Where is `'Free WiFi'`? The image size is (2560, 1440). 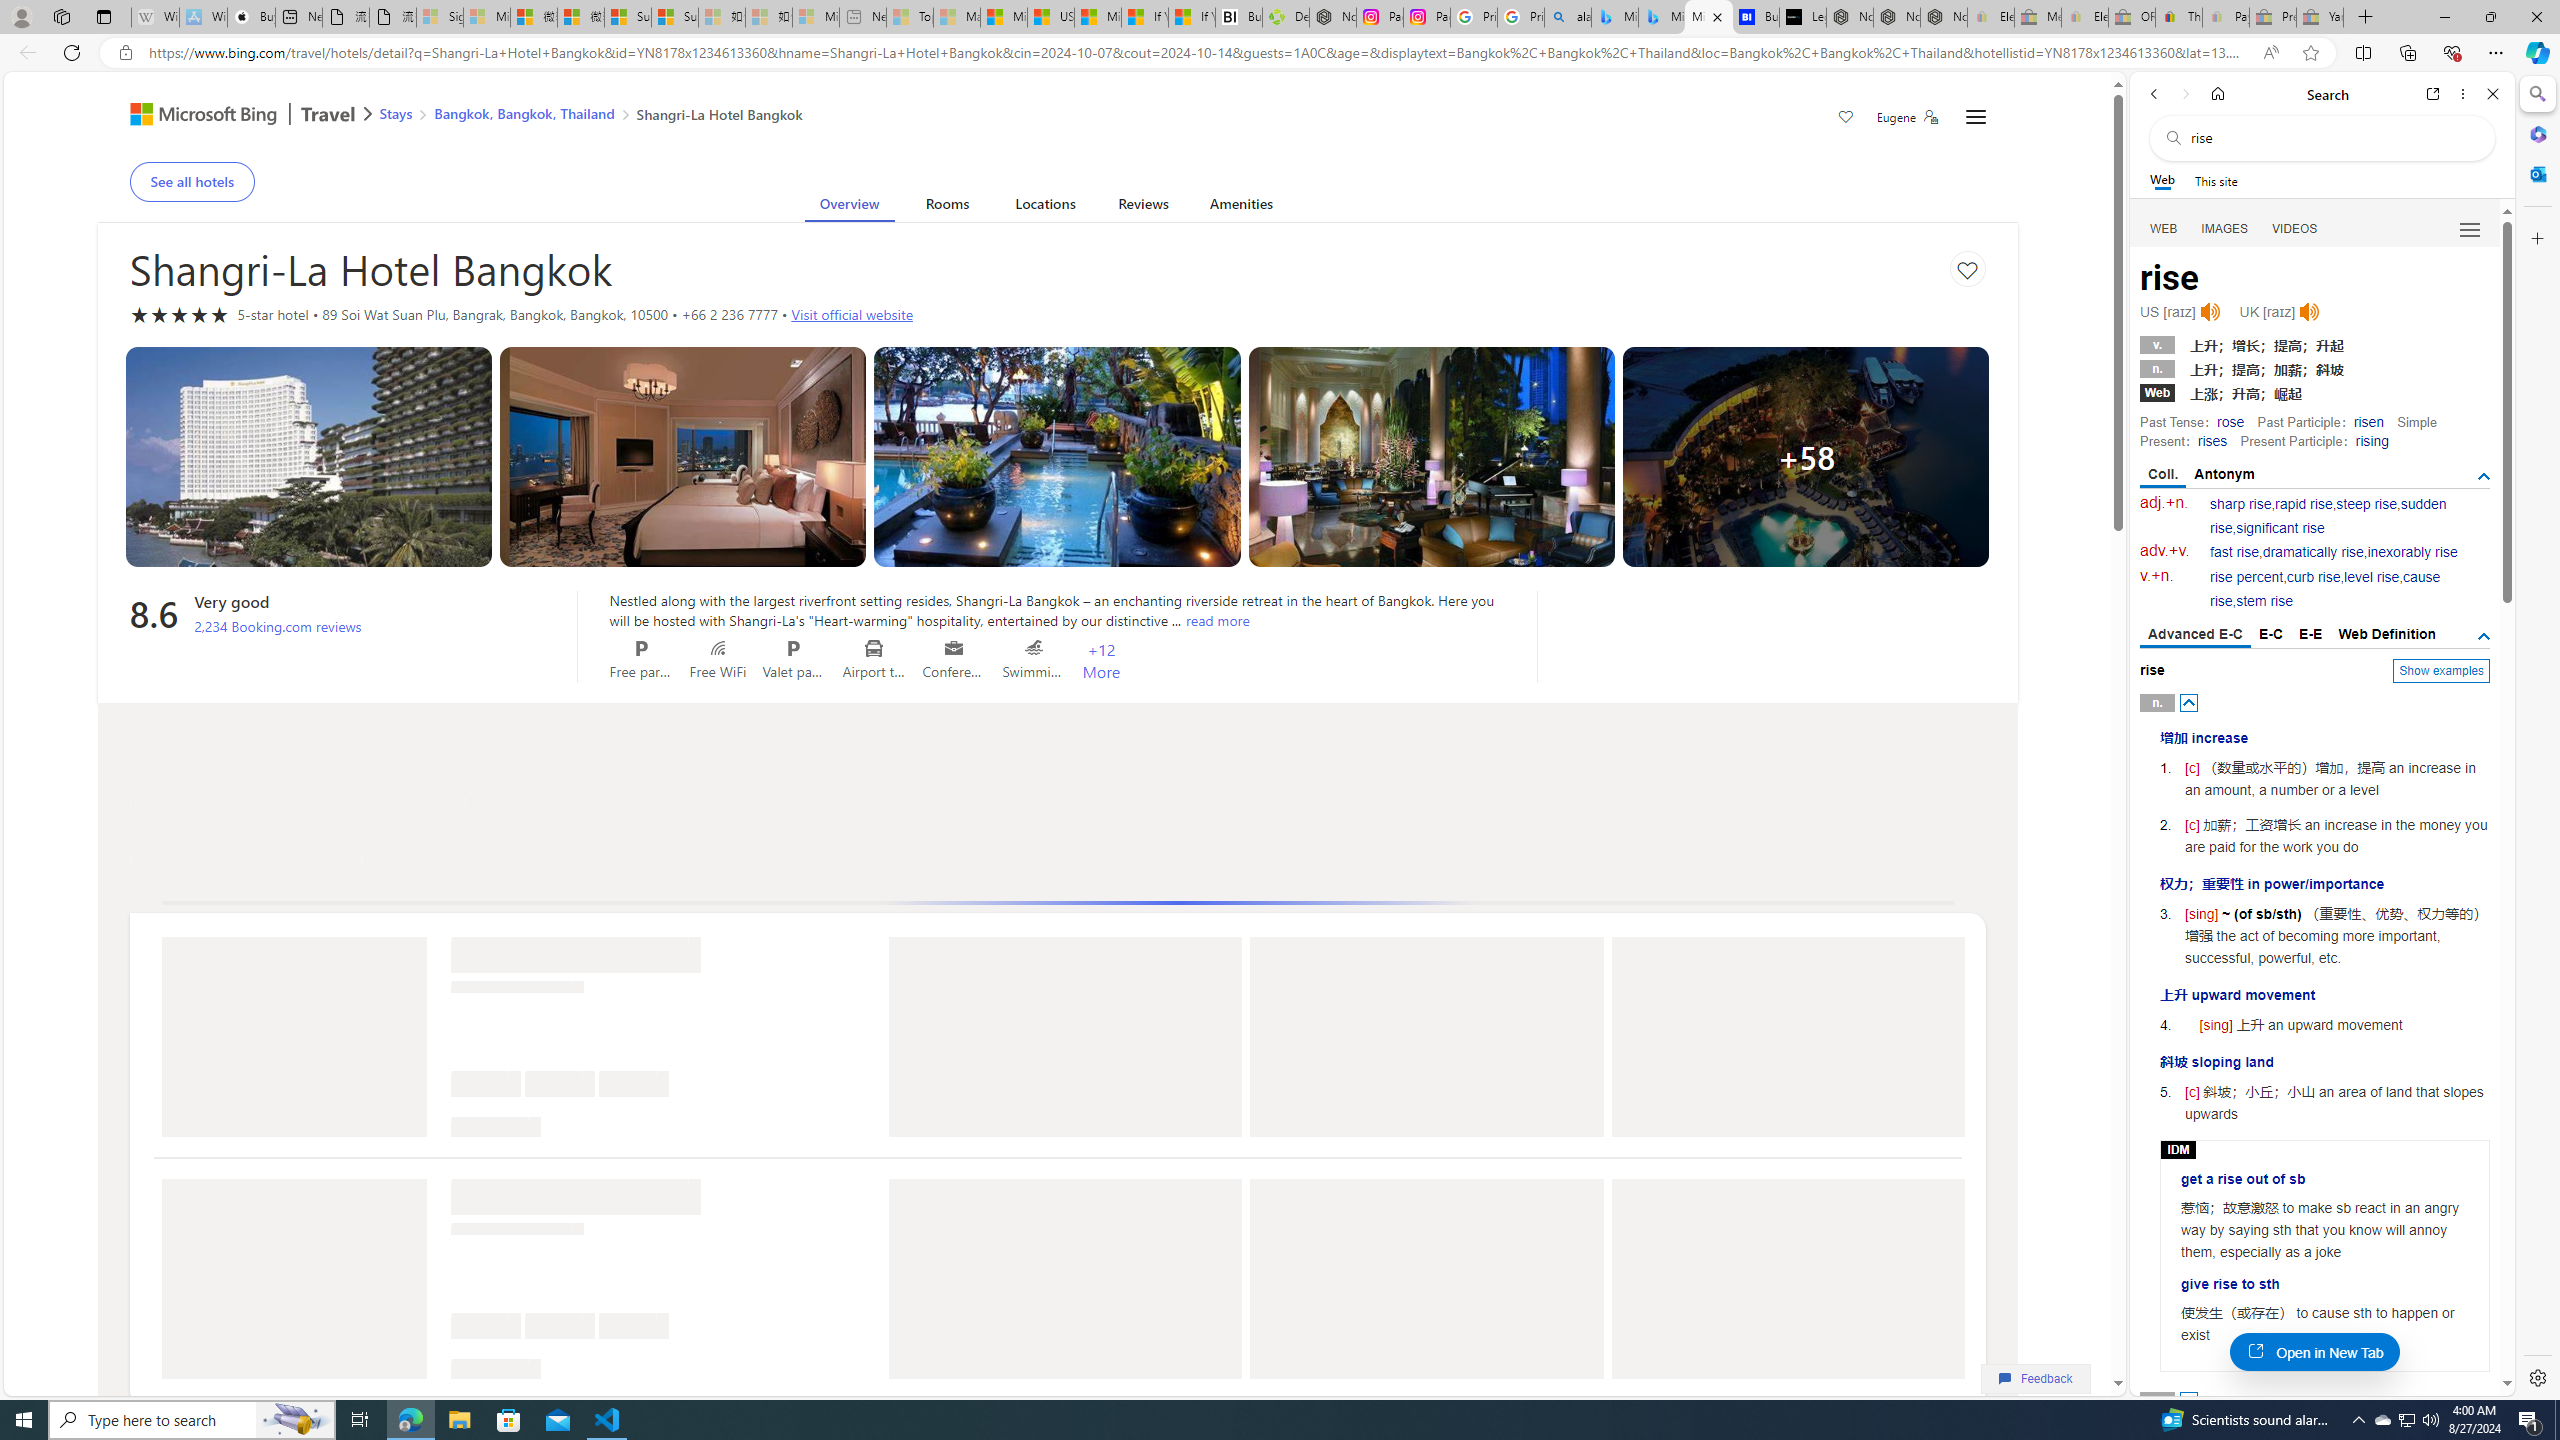 'Free WiFi' is located at coordinates (717, 647).